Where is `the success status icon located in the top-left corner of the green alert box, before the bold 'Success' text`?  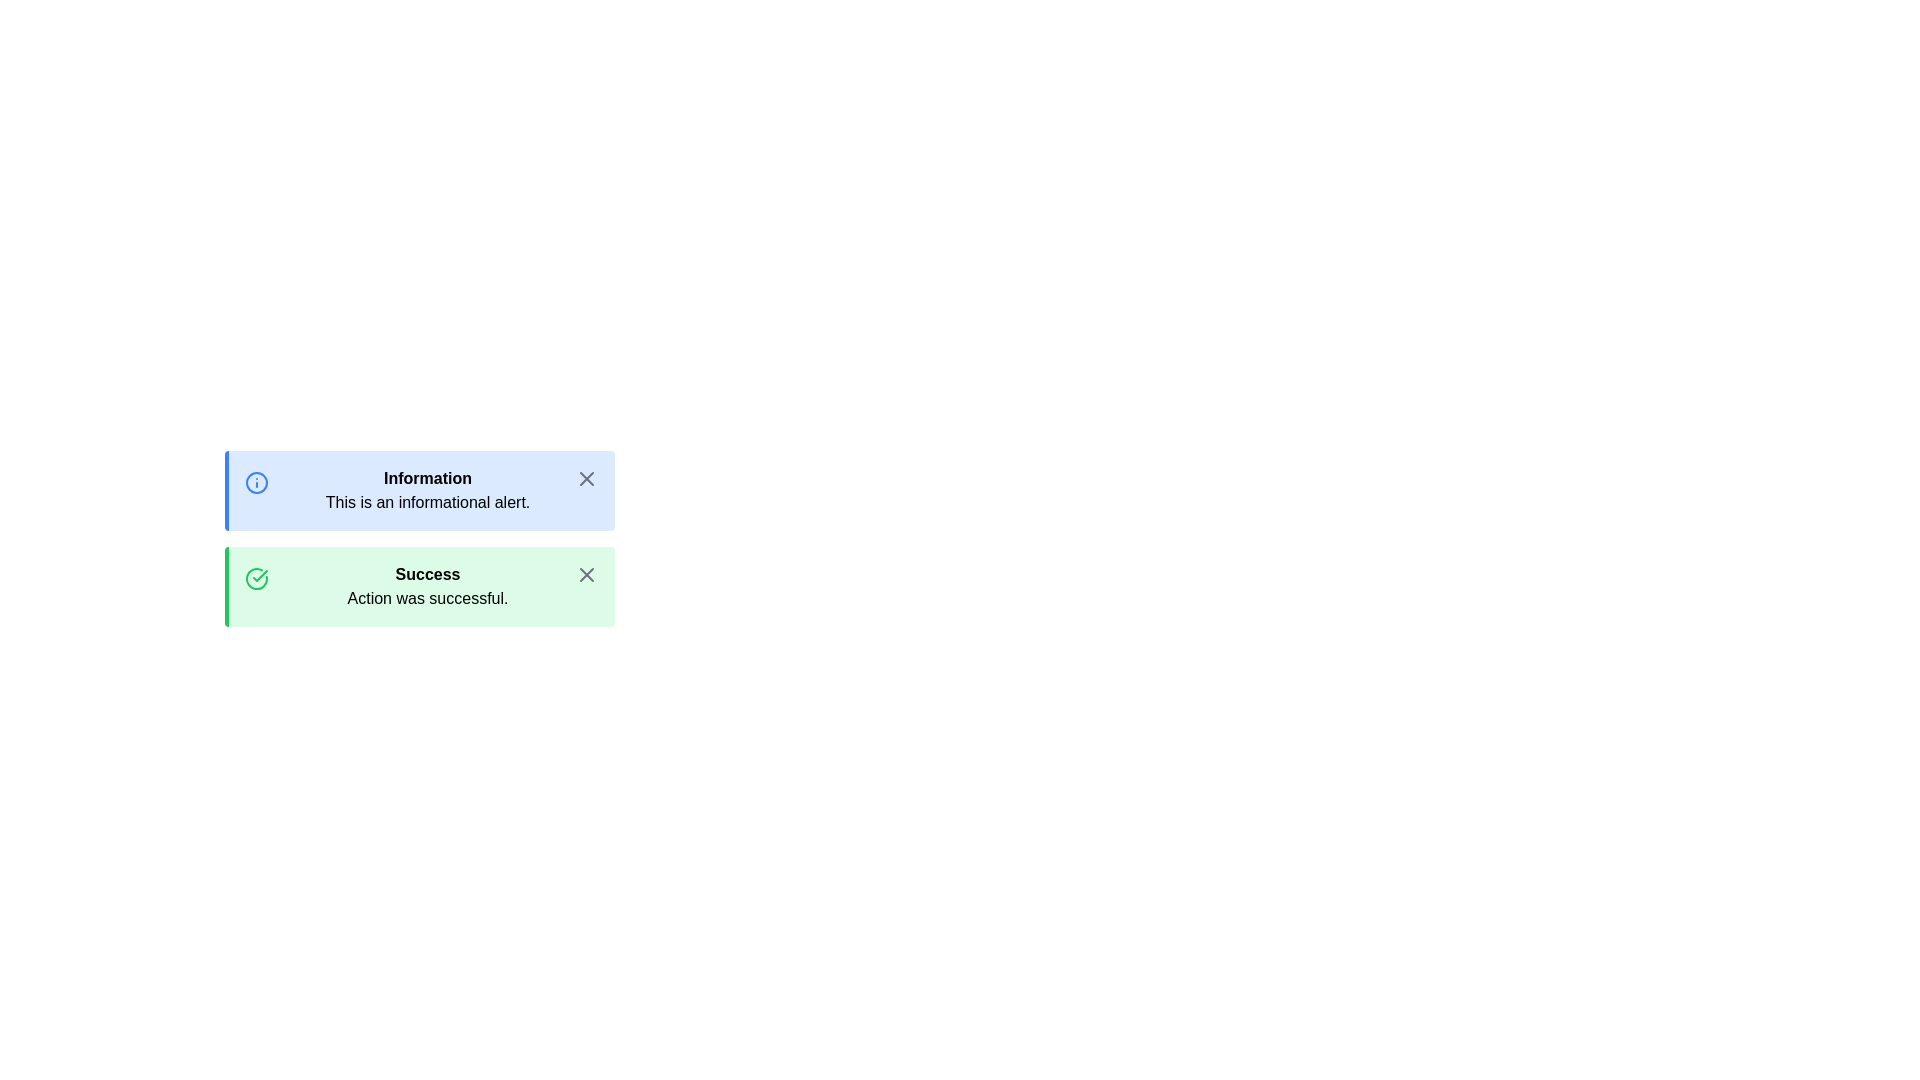 the success status icon located in the top-left corner of the green alert box, before the bold 'Success' text is located at coordinates (256, 578).